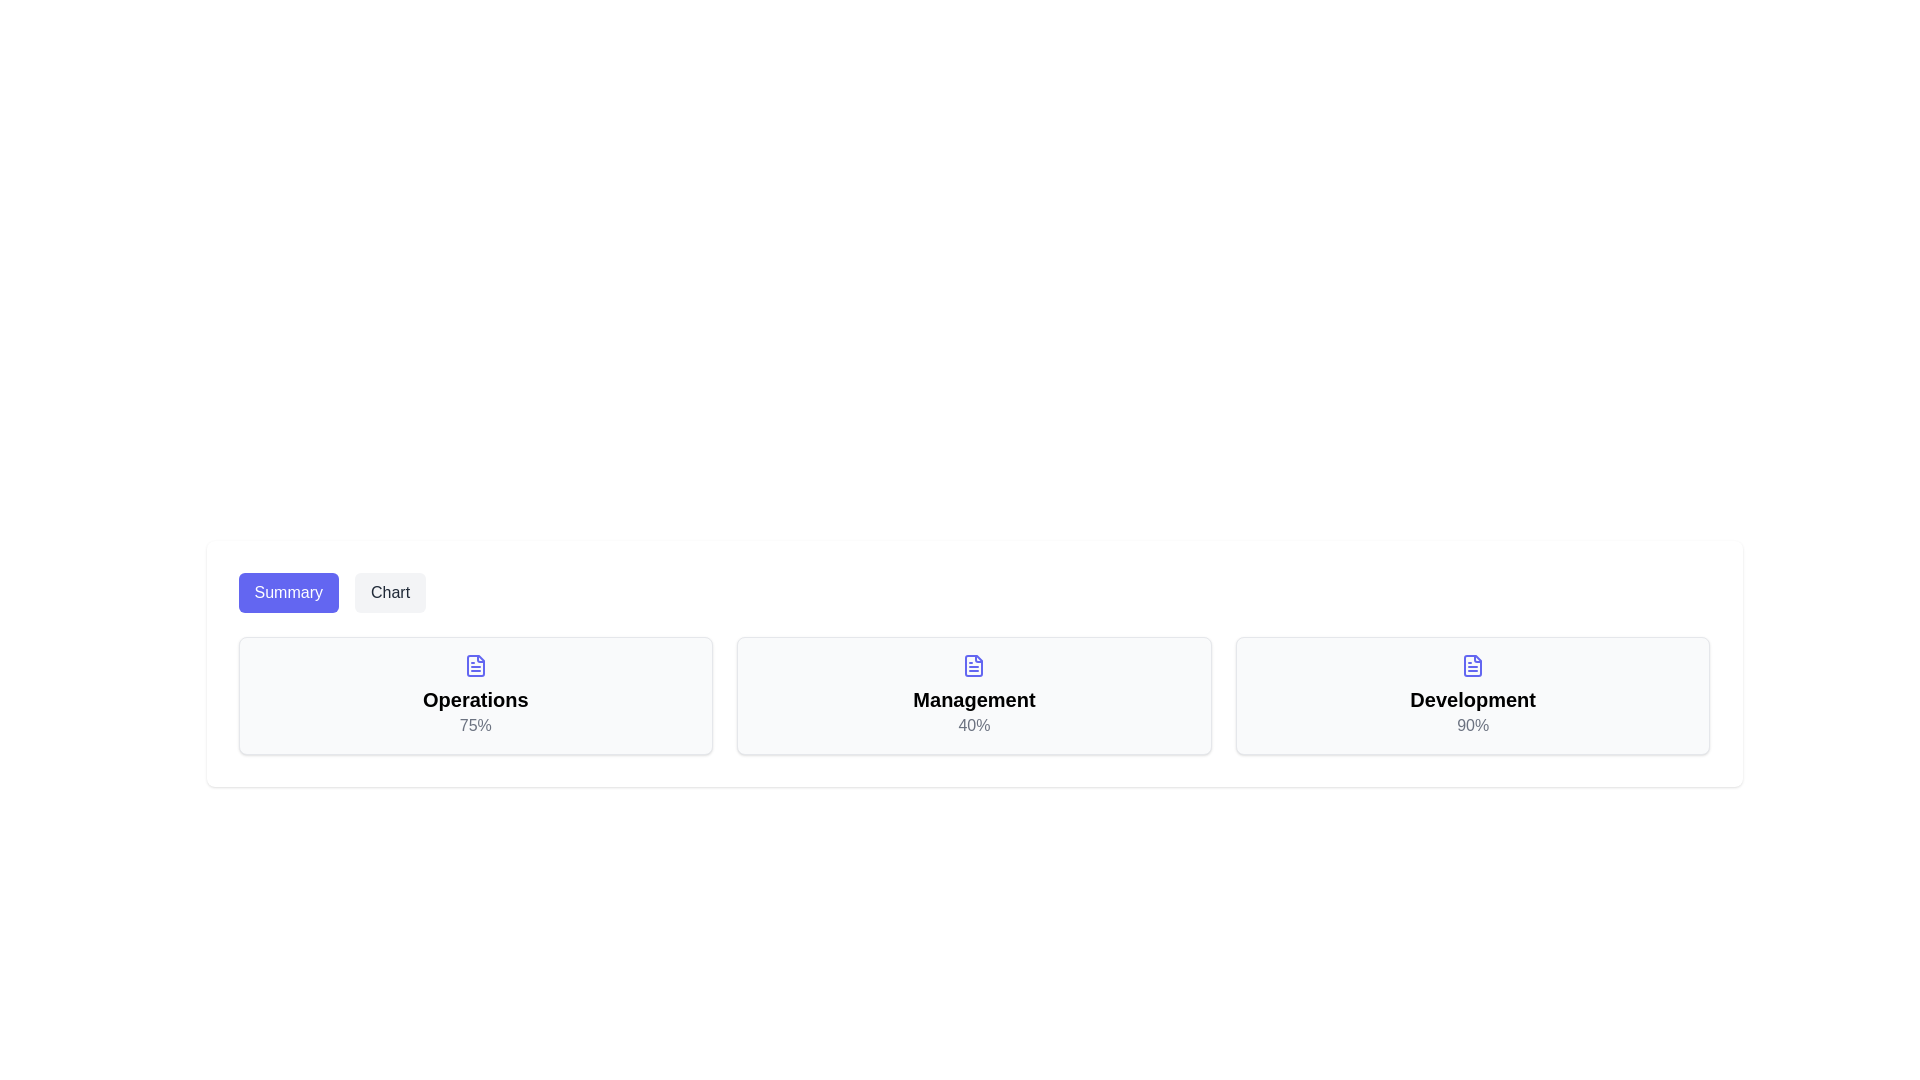 Image resolution: width=1920 pixels, height=1080 pixels. I want to click on the button located to the immediate right of the 'Summary' button, which navigates users to a section related to charts or data visualization, so click(390, 592).